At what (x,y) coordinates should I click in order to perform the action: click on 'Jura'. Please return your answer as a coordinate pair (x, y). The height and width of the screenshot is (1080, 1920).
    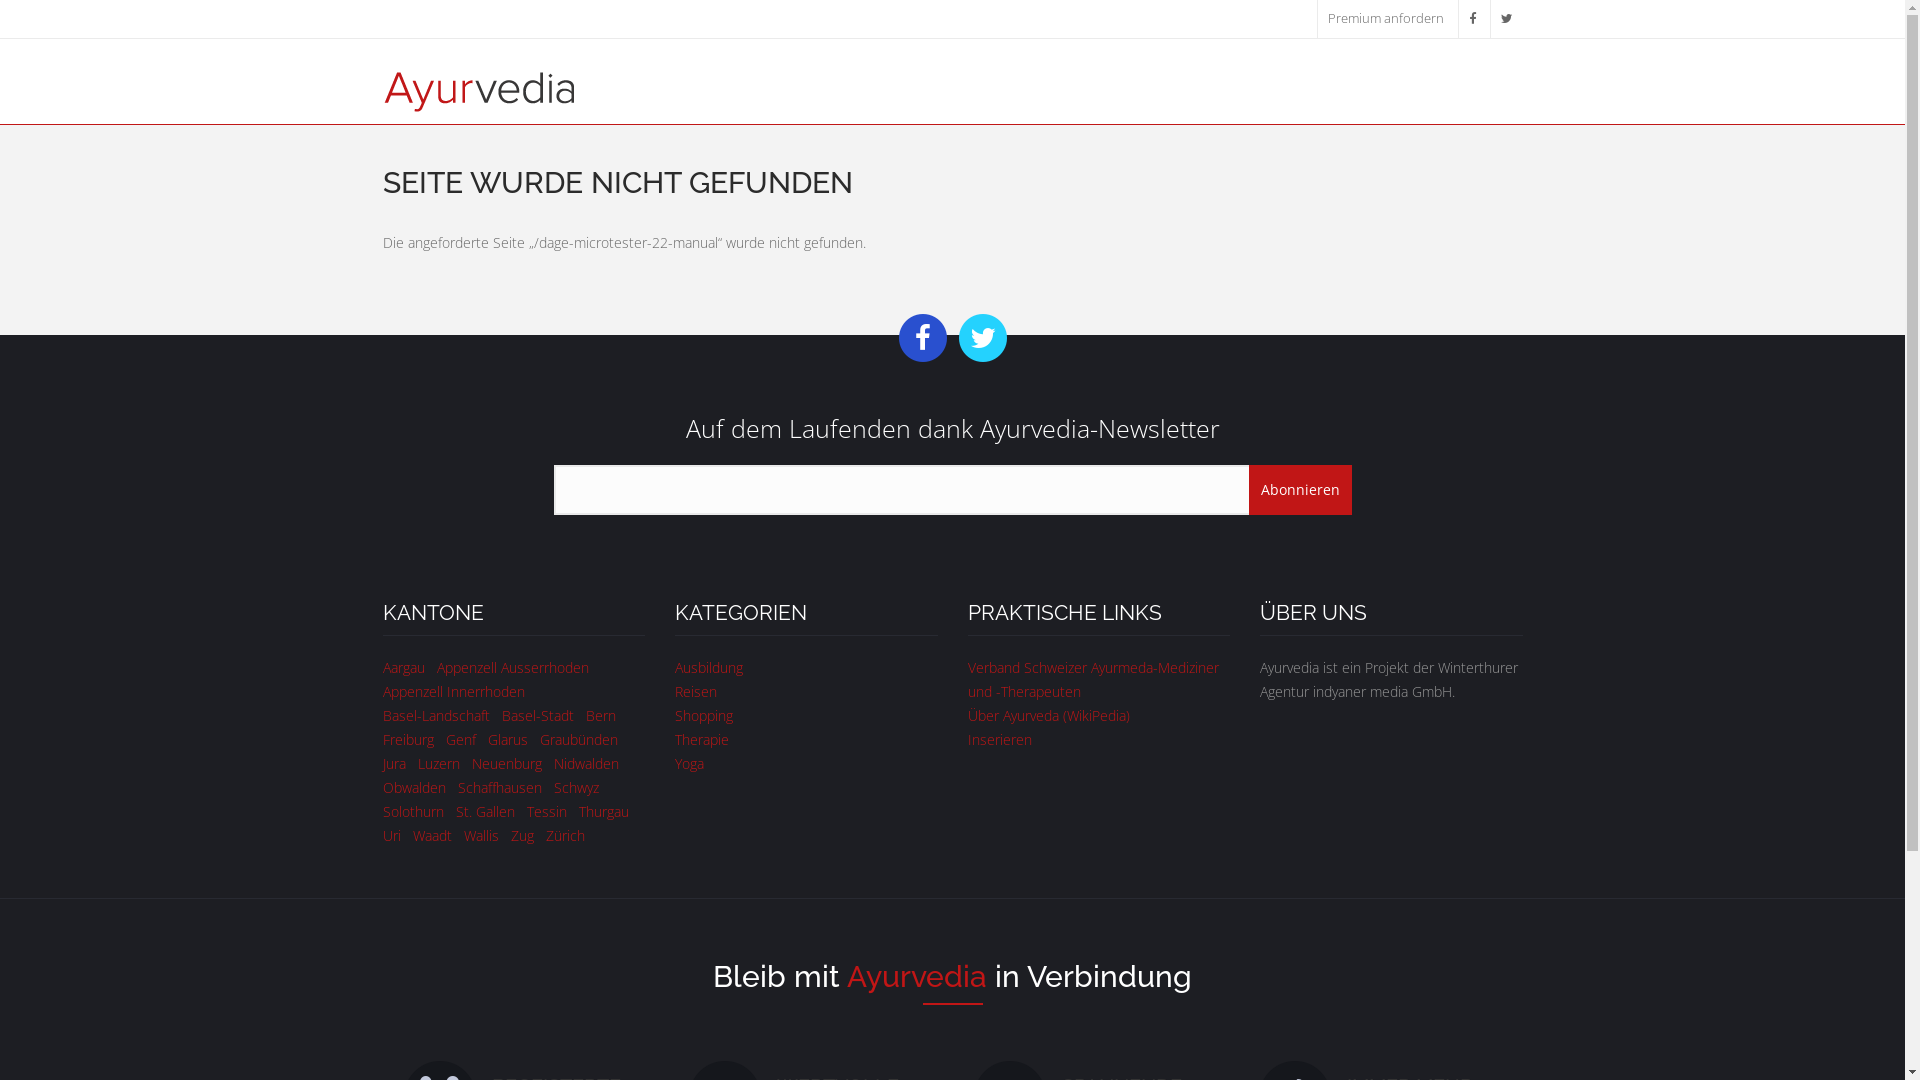
    Looking at the image, I should click on (393, 763).